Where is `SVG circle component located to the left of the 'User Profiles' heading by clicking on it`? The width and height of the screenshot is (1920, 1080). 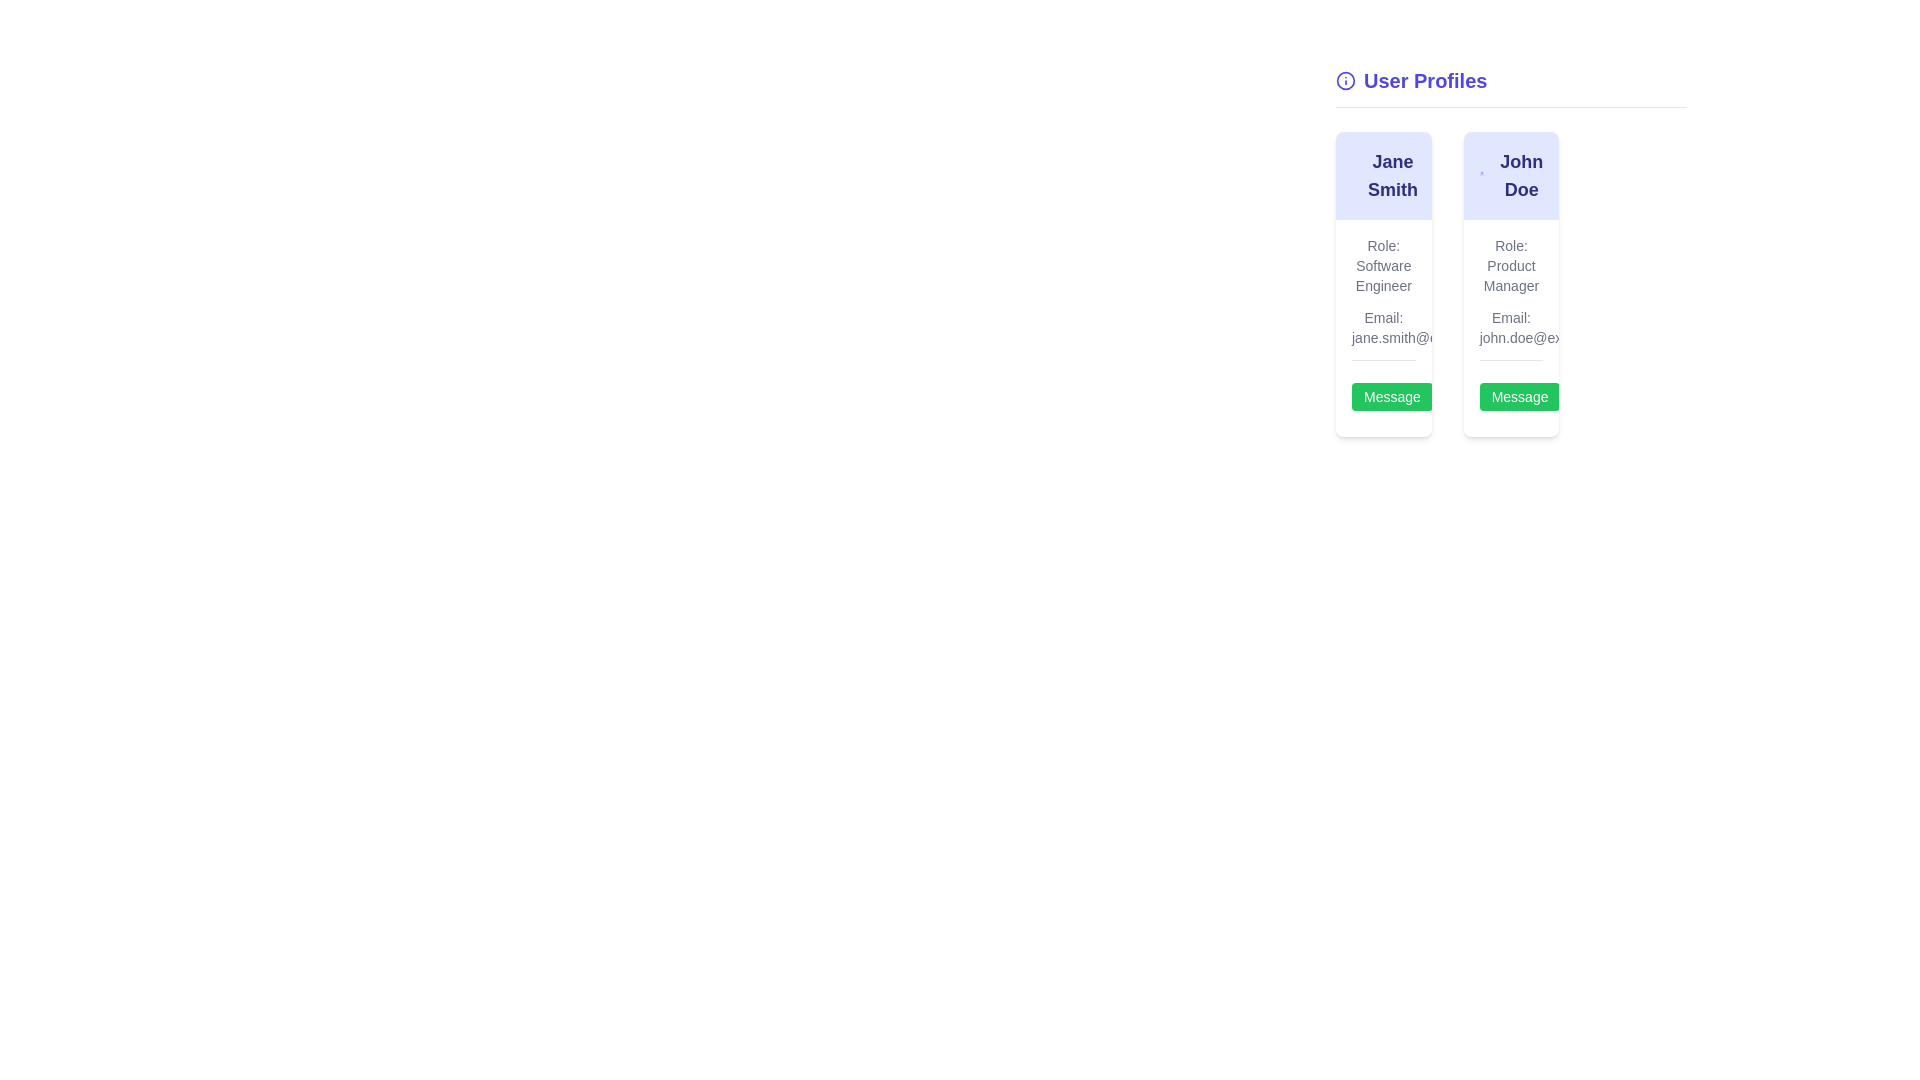 SVG circle component located to the left of the 'User Profiles' heading by clicking on it is located at coordinates (1345, 80).